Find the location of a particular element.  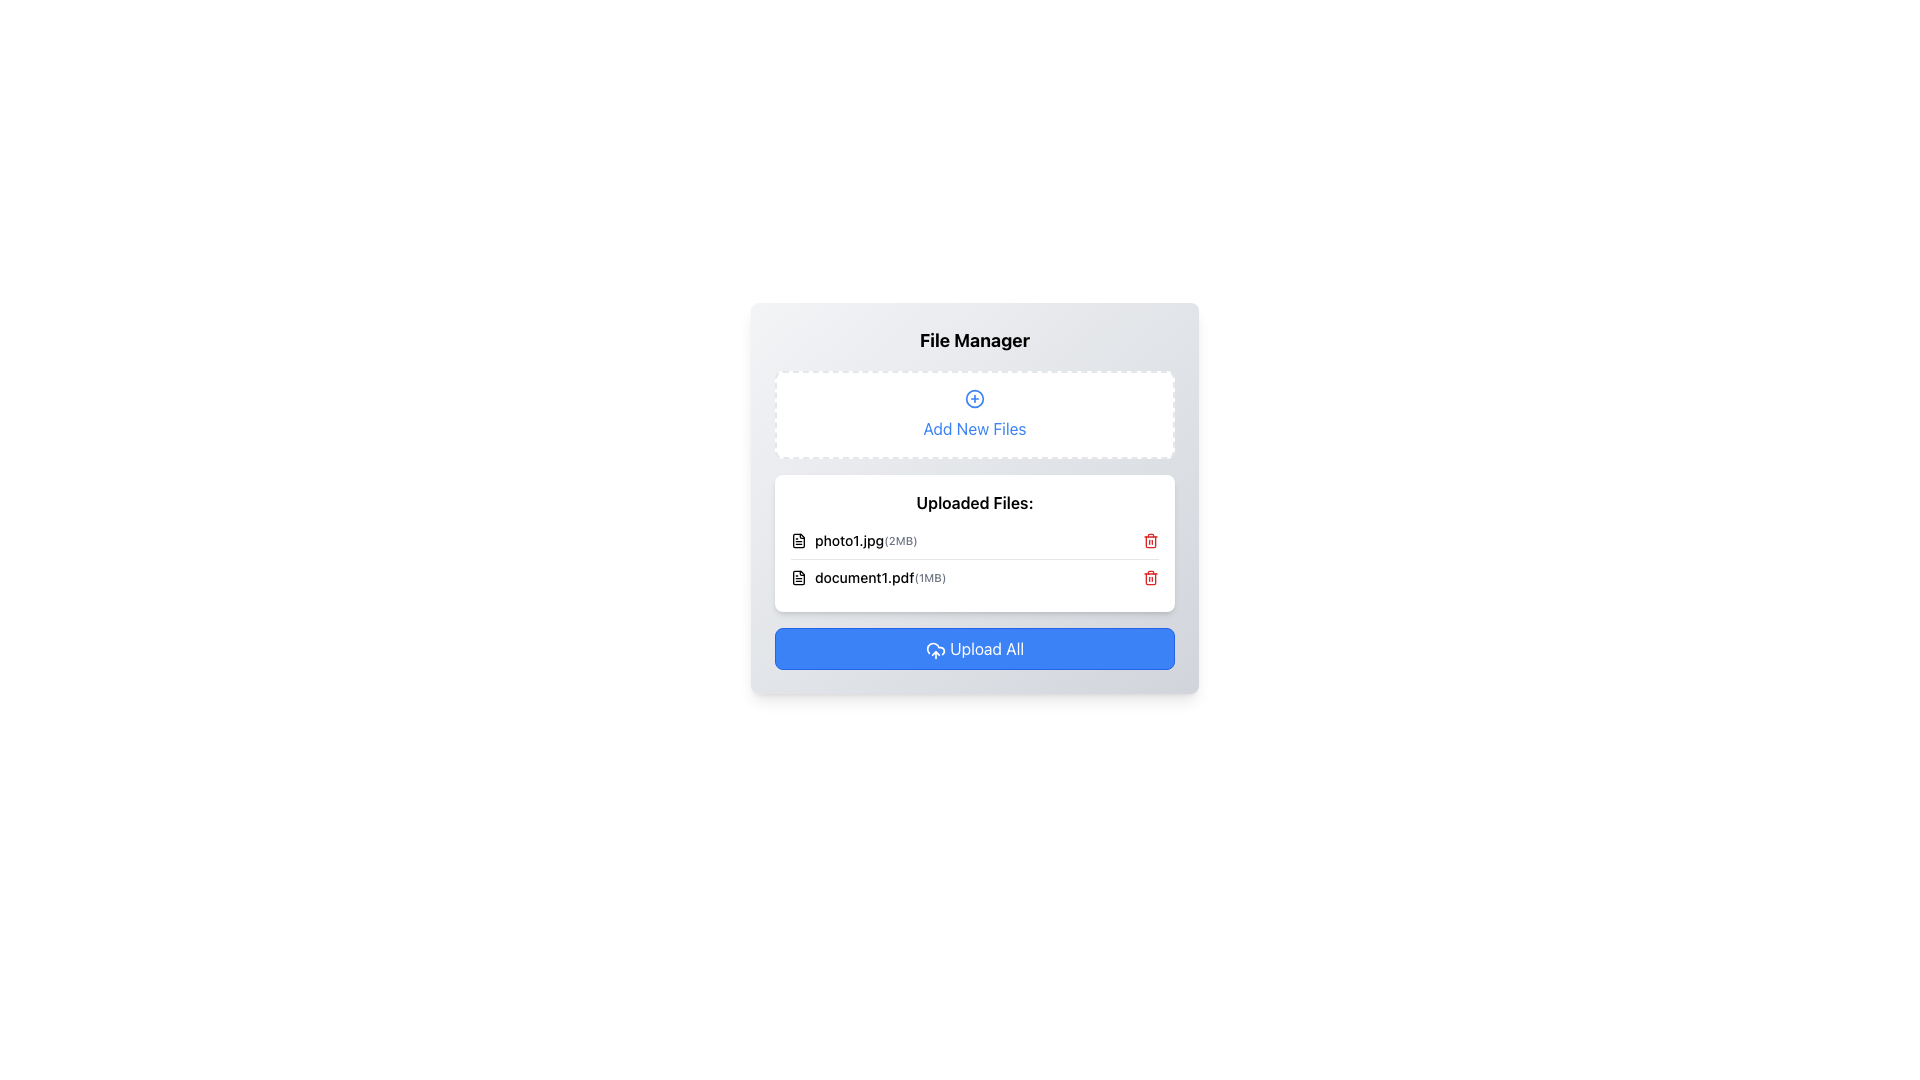

the cloud icon with an upward arrow located to the left of the 'Upload All' button is located at coordinates (935, 650).